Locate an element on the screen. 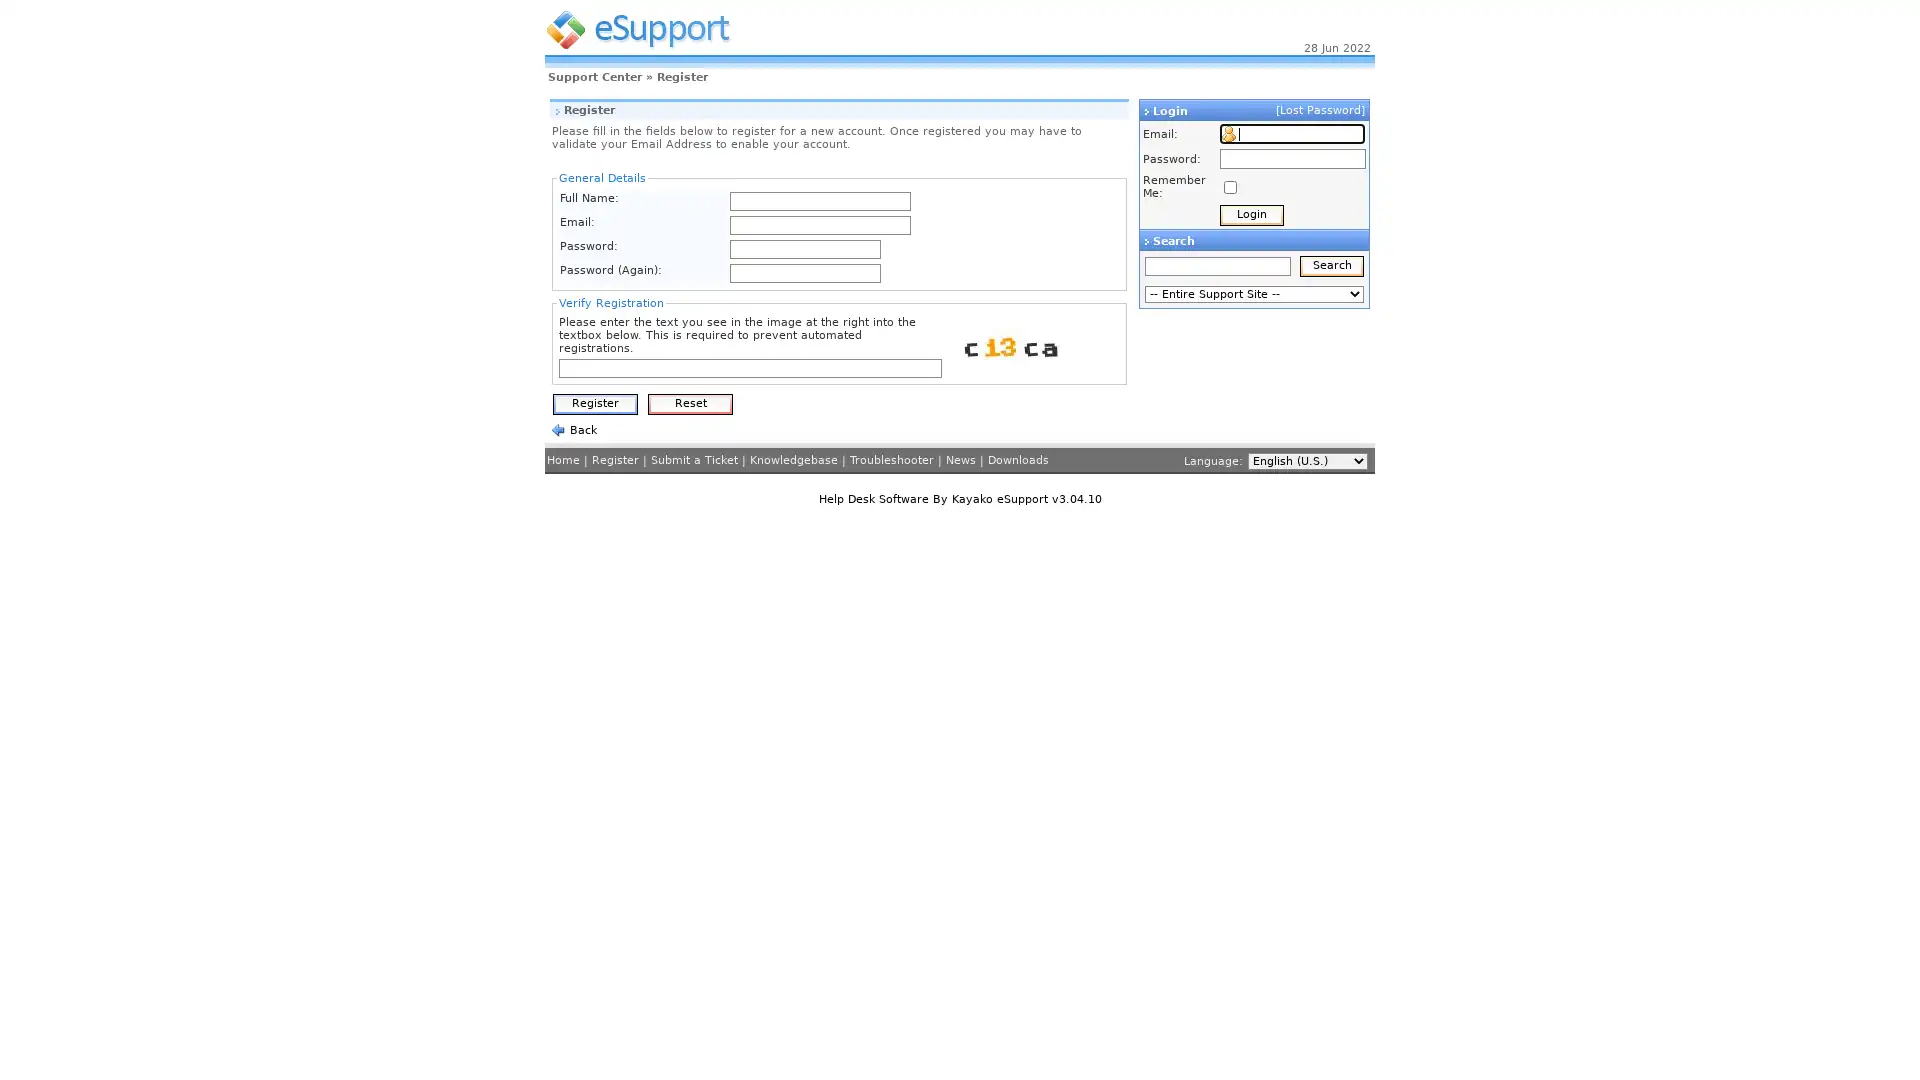 Image resolution: width=1920 pixels, height=1080 pixels. Reset is located at coordinates (690, 404).